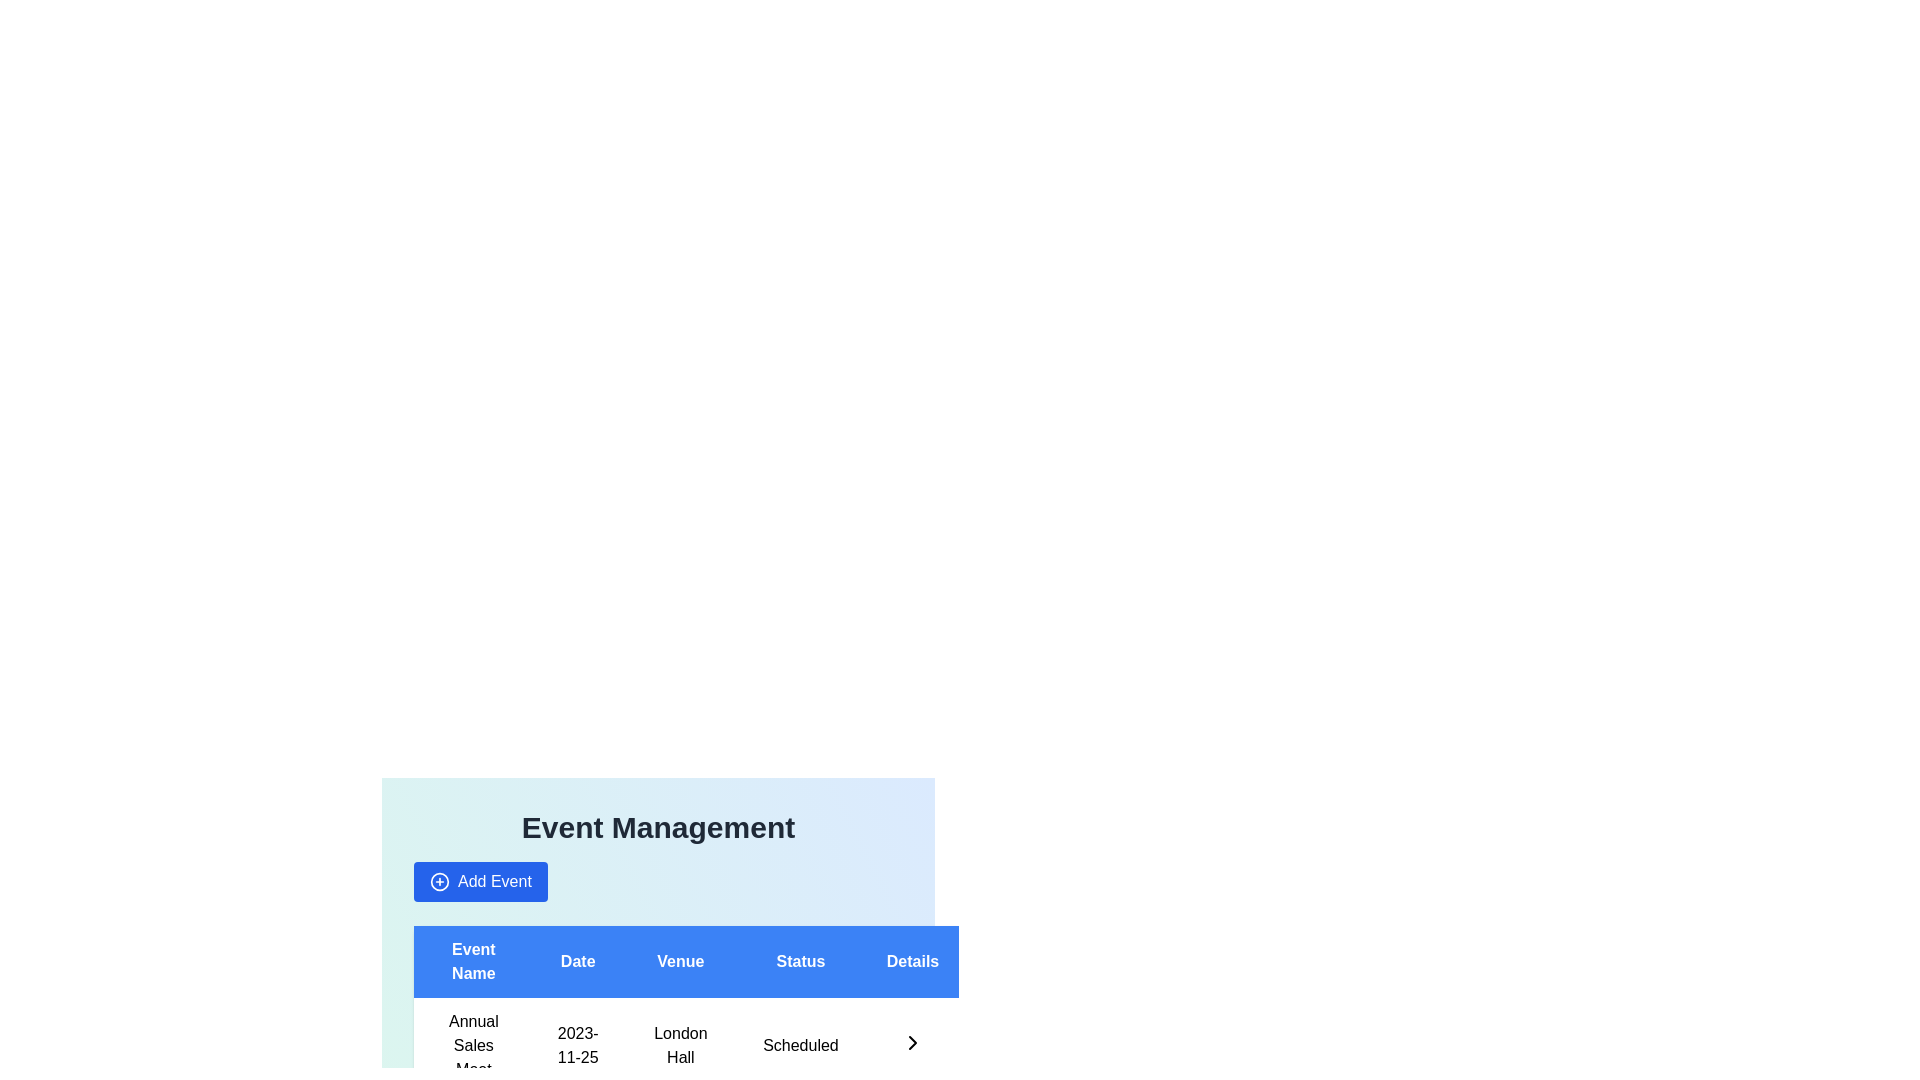  Describe the element at coordinates (480, 881) in the screenshot. I see `the 'Add New Event' button located below the 'Event Management' heading` at that location.